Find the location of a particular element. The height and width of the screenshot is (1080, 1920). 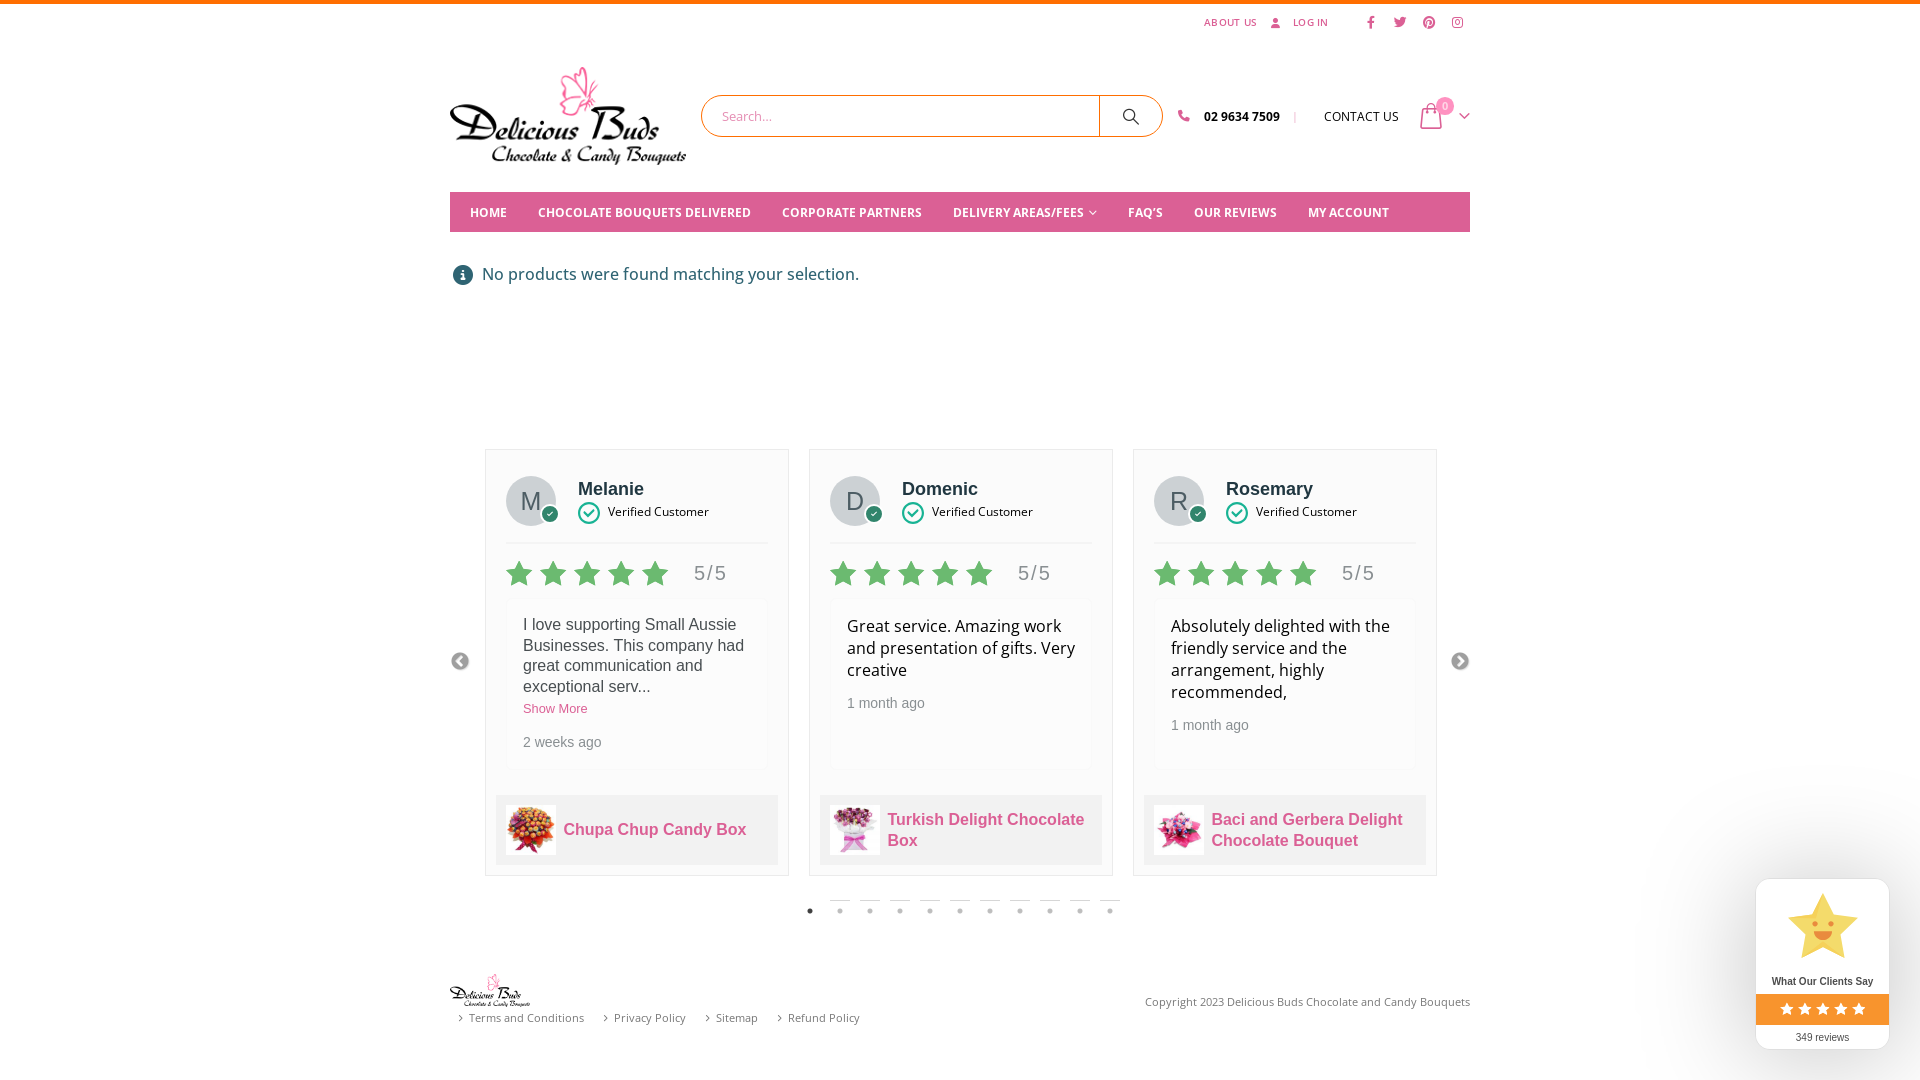

'ABOUT US' is located at coordinates (1199, 22).